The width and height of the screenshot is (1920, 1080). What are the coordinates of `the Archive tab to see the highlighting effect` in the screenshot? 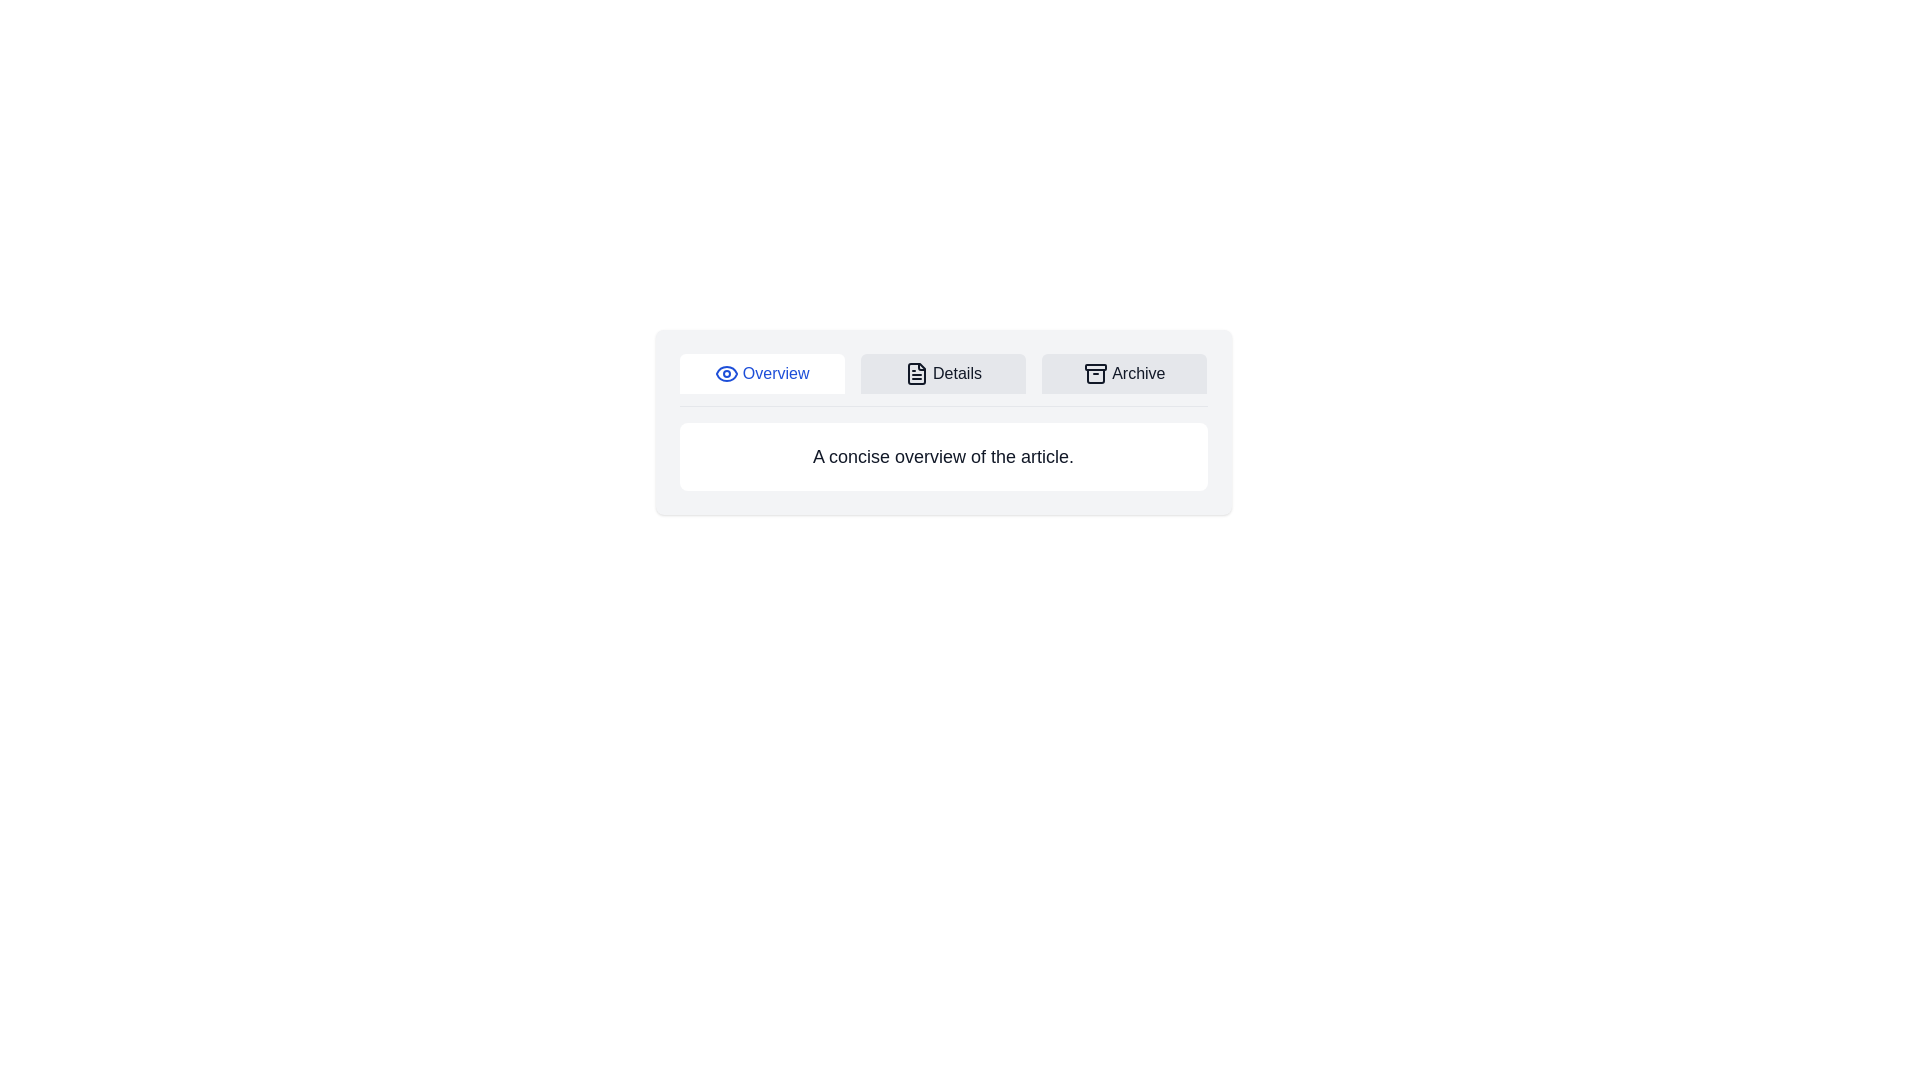 It's located at (1124, 374).